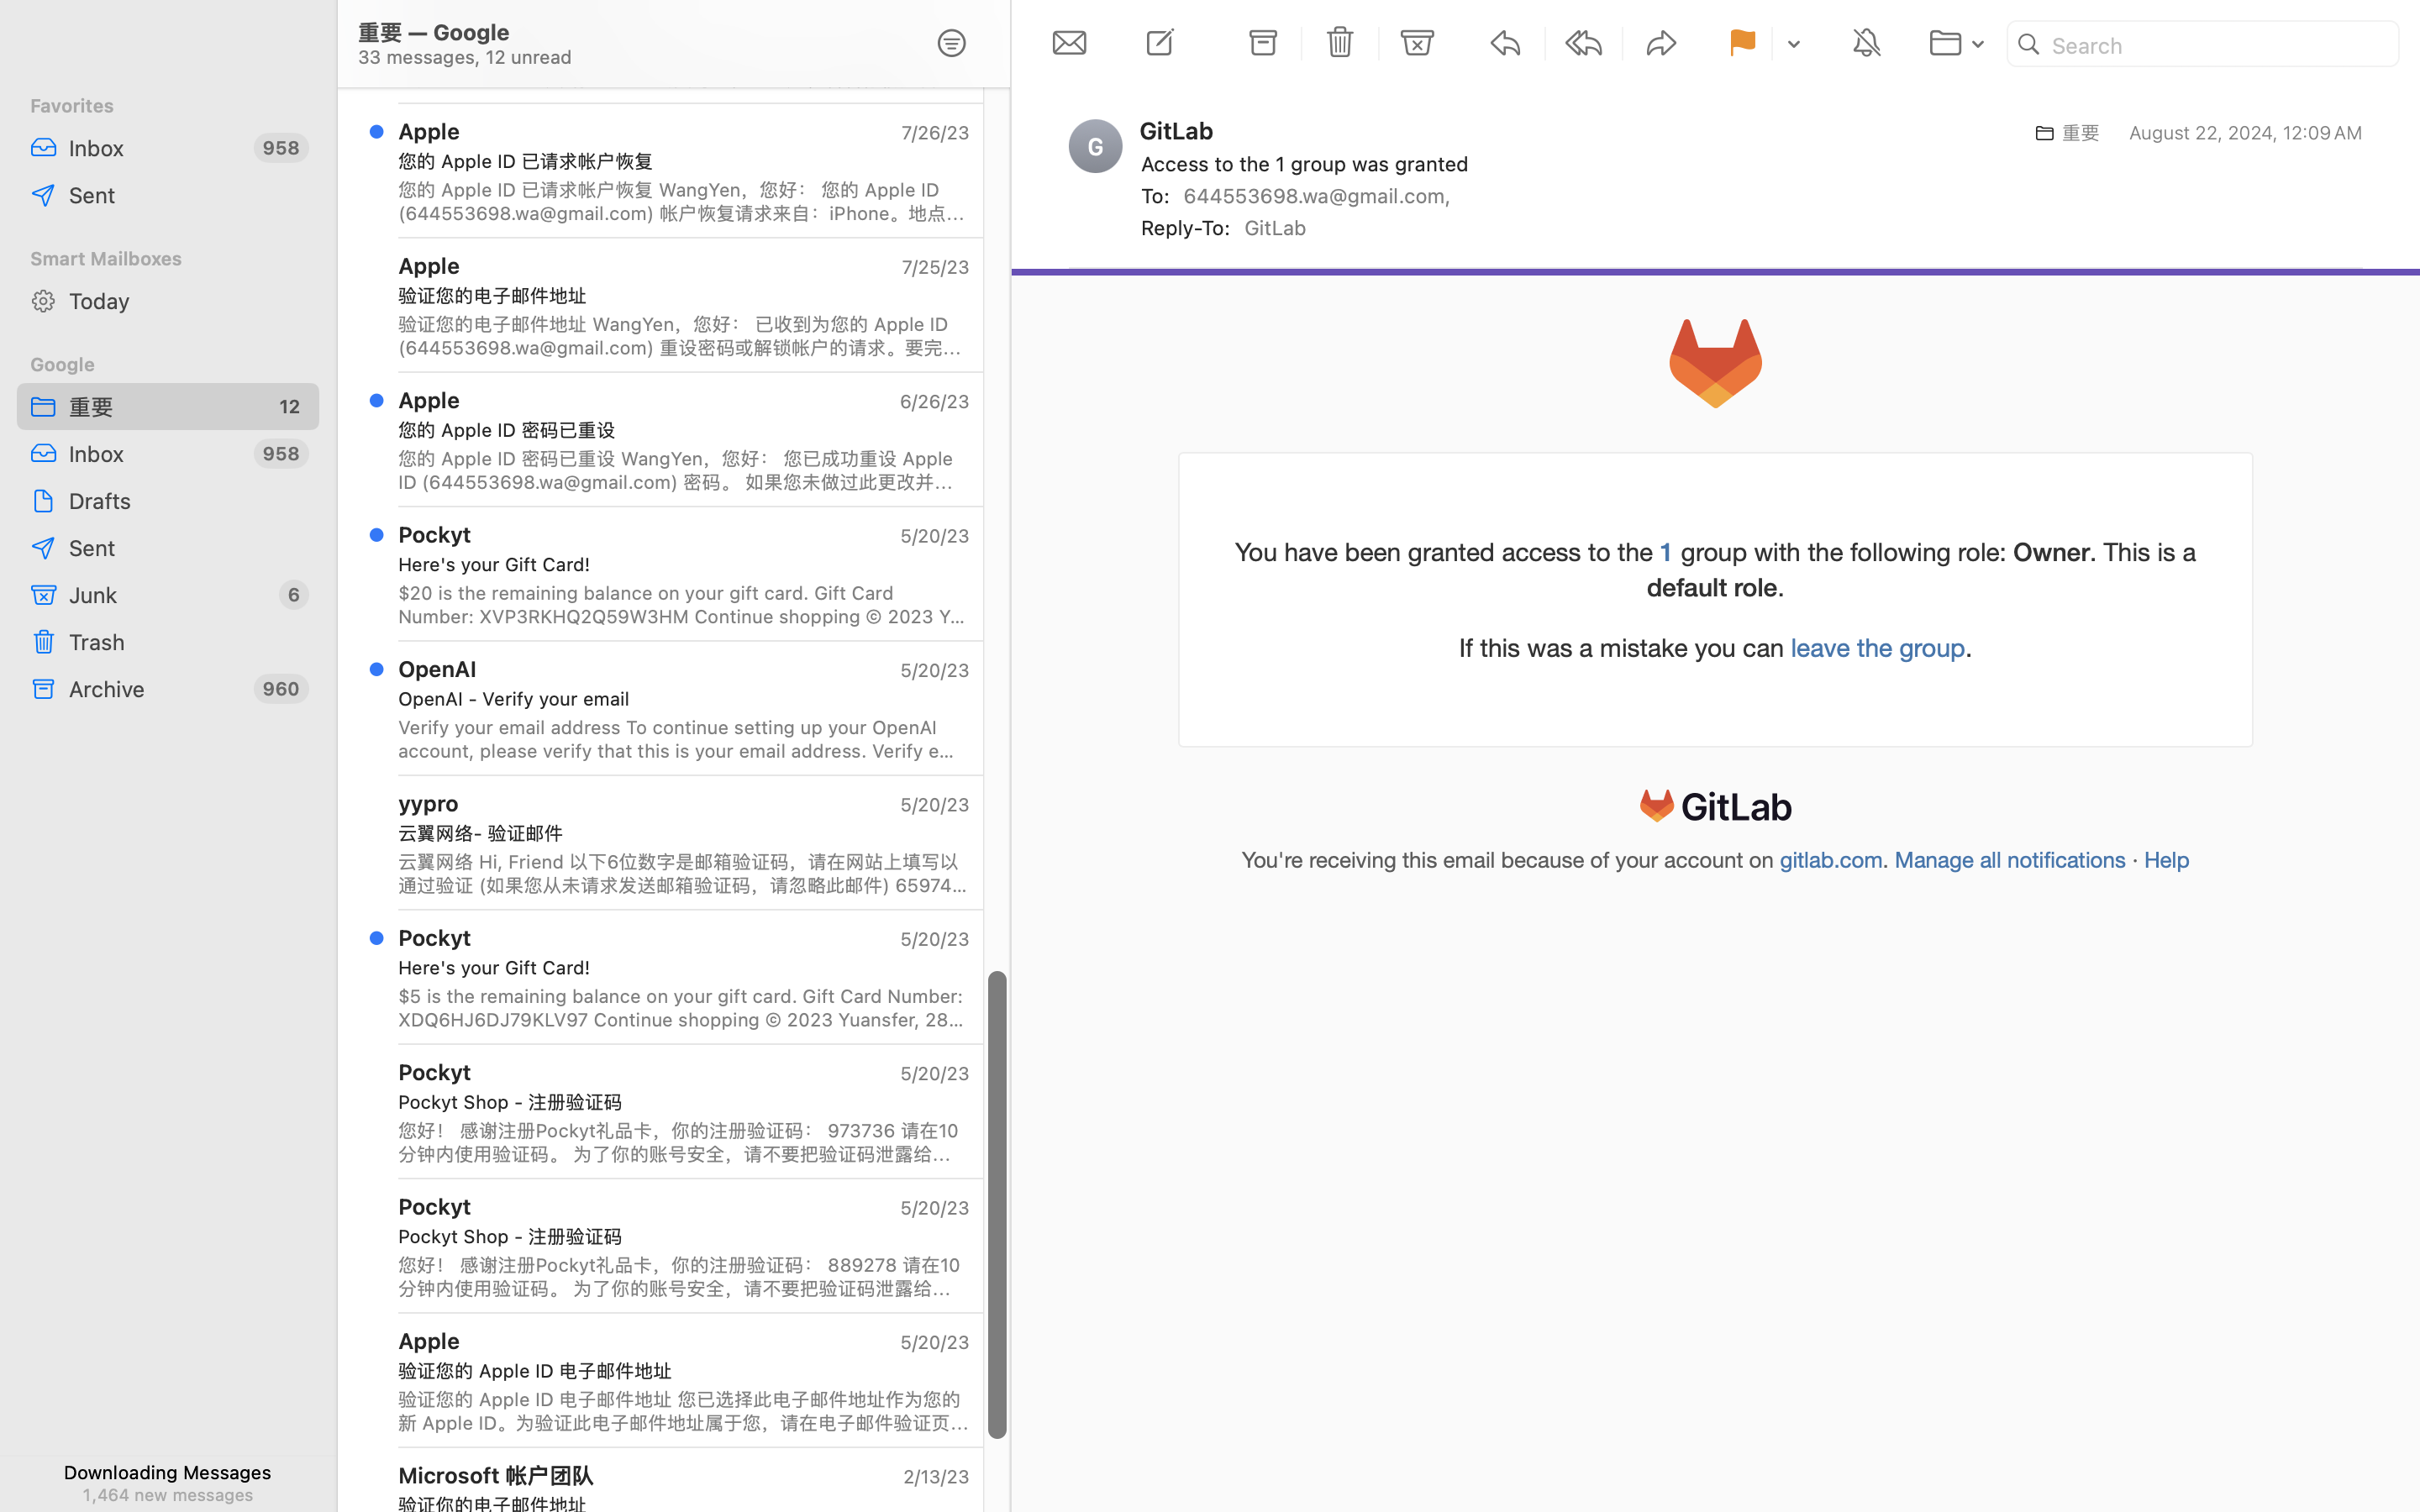  I want to click on '您的 Apple ID 已请求帐户恢复 WangYen，您好： 您的 Apple ID (644553698.wa@gmail.com) 帐户恢复请求来自：iPhone。地点大概位置：Tianjin, TJ。提出时间：2023年7月25日下午12:16:33 GMT+8。提供的联系电话号码：+86 159 0032 4640。 当您的帐户于2023年8月8日下午12:16:33 GMT+8 准备好进行恢复时，此电话号码将会收到短信或语音来电。有关帐户的最新状态，或者您想提供更多信息以帮助帐户恢复，请访问 https://iforgot.apple.com 如果您没有提出此请求，或者对上述信息不知情，您需要立即取消帐户恢复以保证帐户安全。 此致 Apple 支持 Apple ID | 支持 | 隐私政策 Copyright © 2023 One Apple Park Way, Cupertino, CA 95014, United States‎ 保留所有权利。', so click(682, 200).